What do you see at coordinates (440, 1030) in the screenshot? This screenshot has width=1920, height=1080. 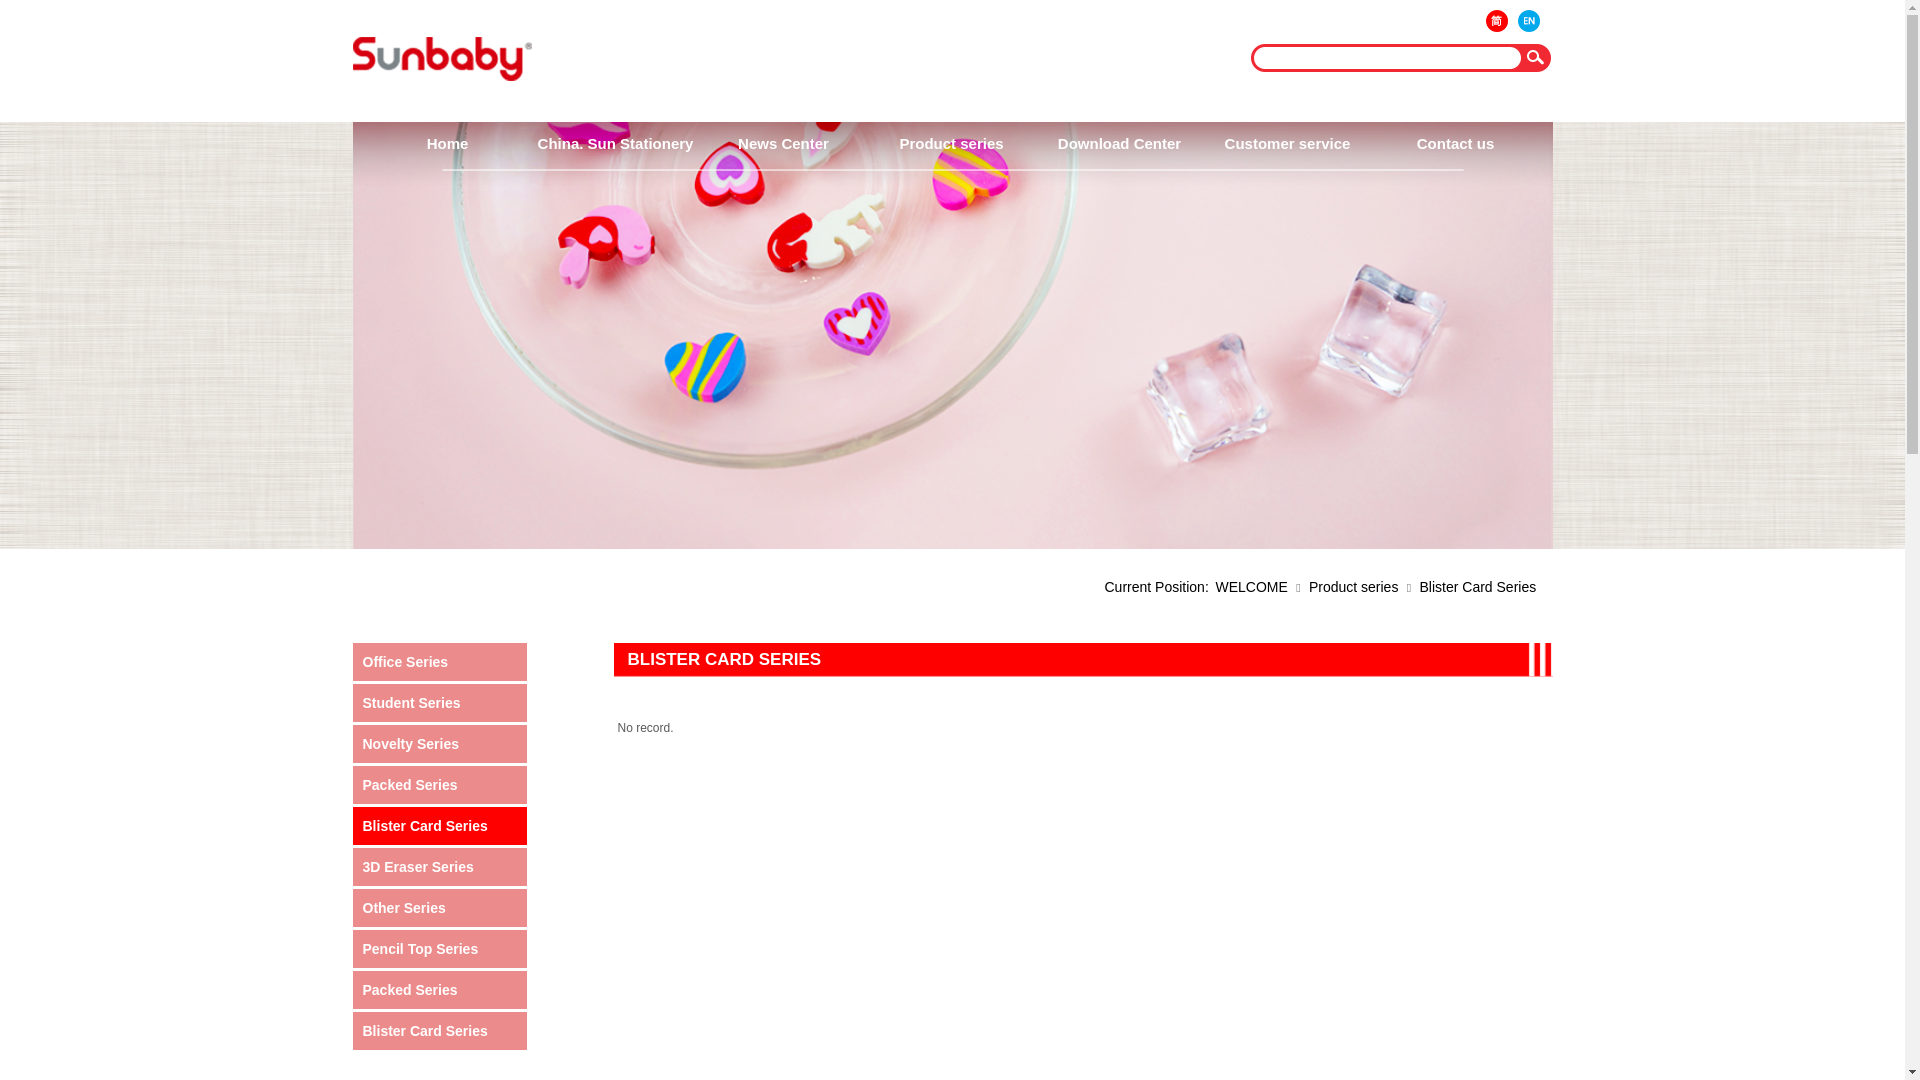 I see `'Blister Card Series'` at bounding box center [440, 1030].